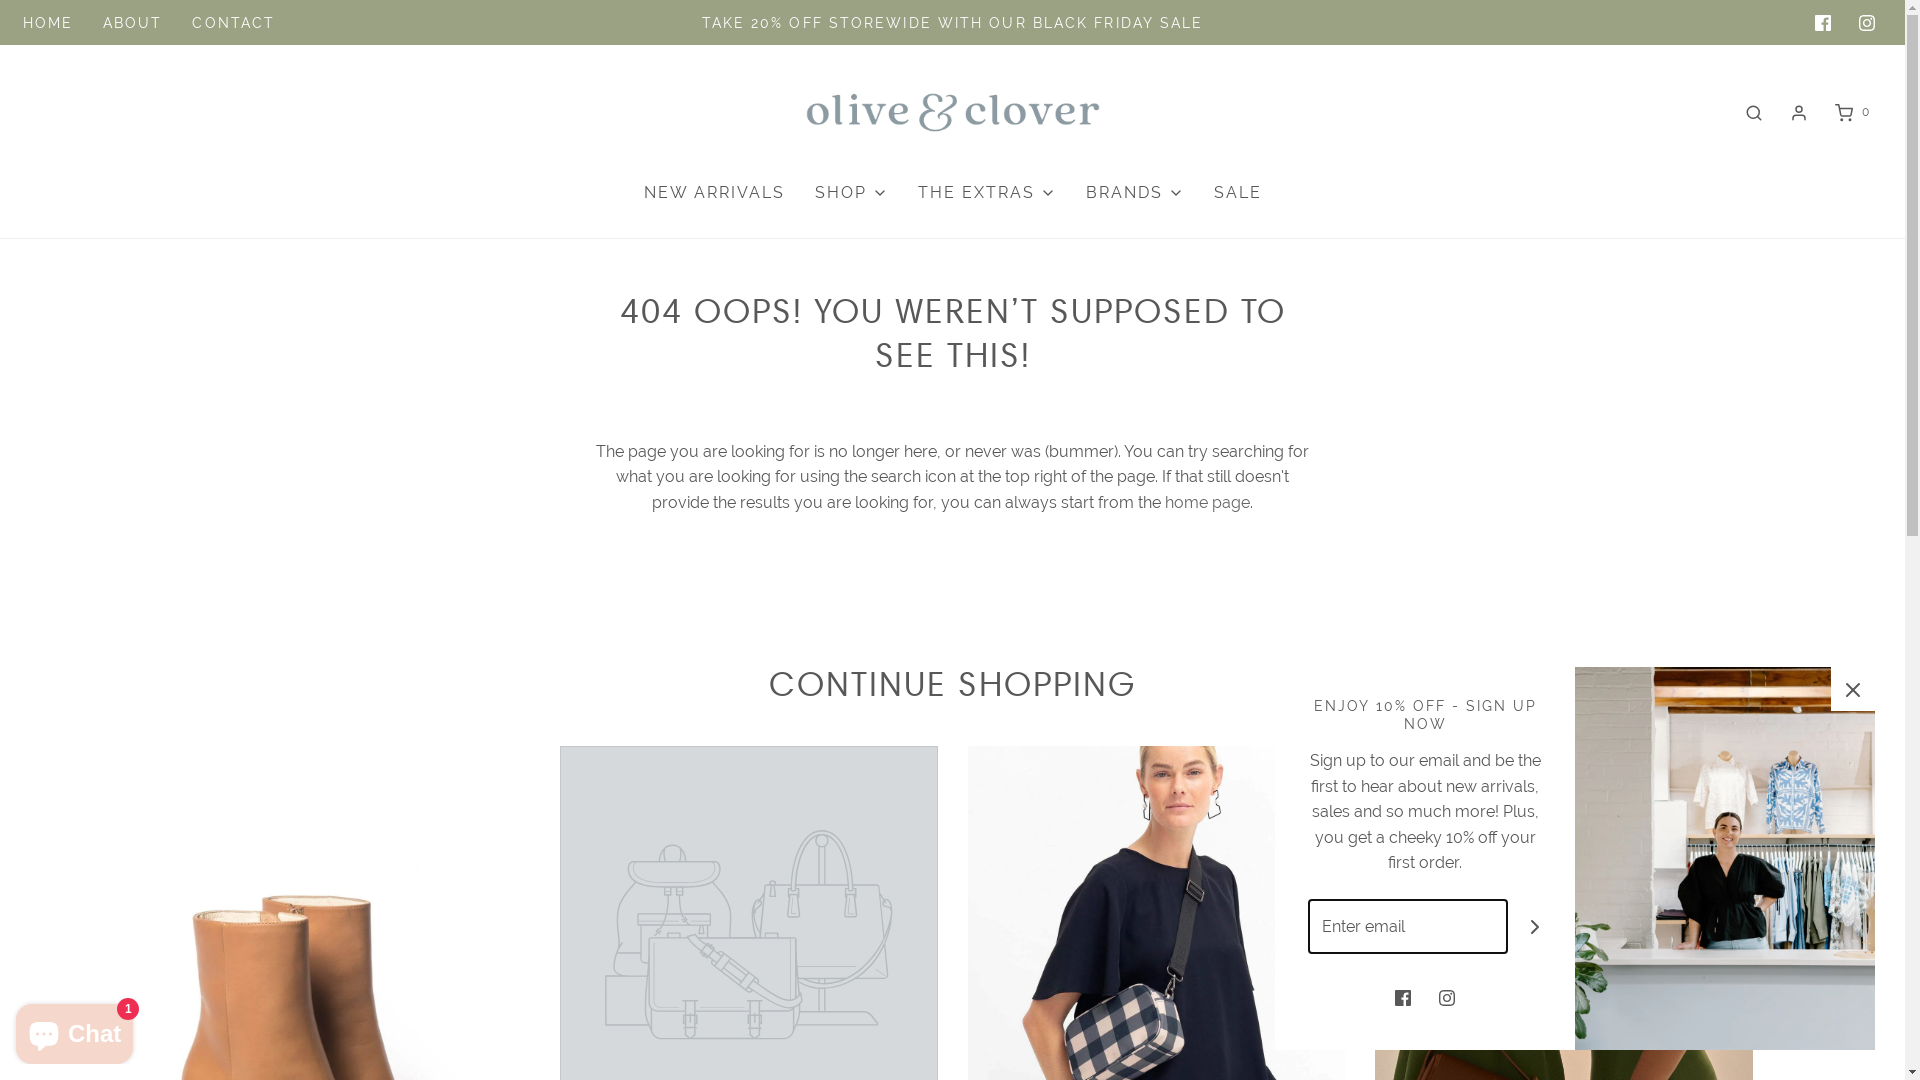  What do you see at coordinates (74, 1029) in the screenshot?
I see `'Shopify online store chat'` at bounding box center [74, 1029].